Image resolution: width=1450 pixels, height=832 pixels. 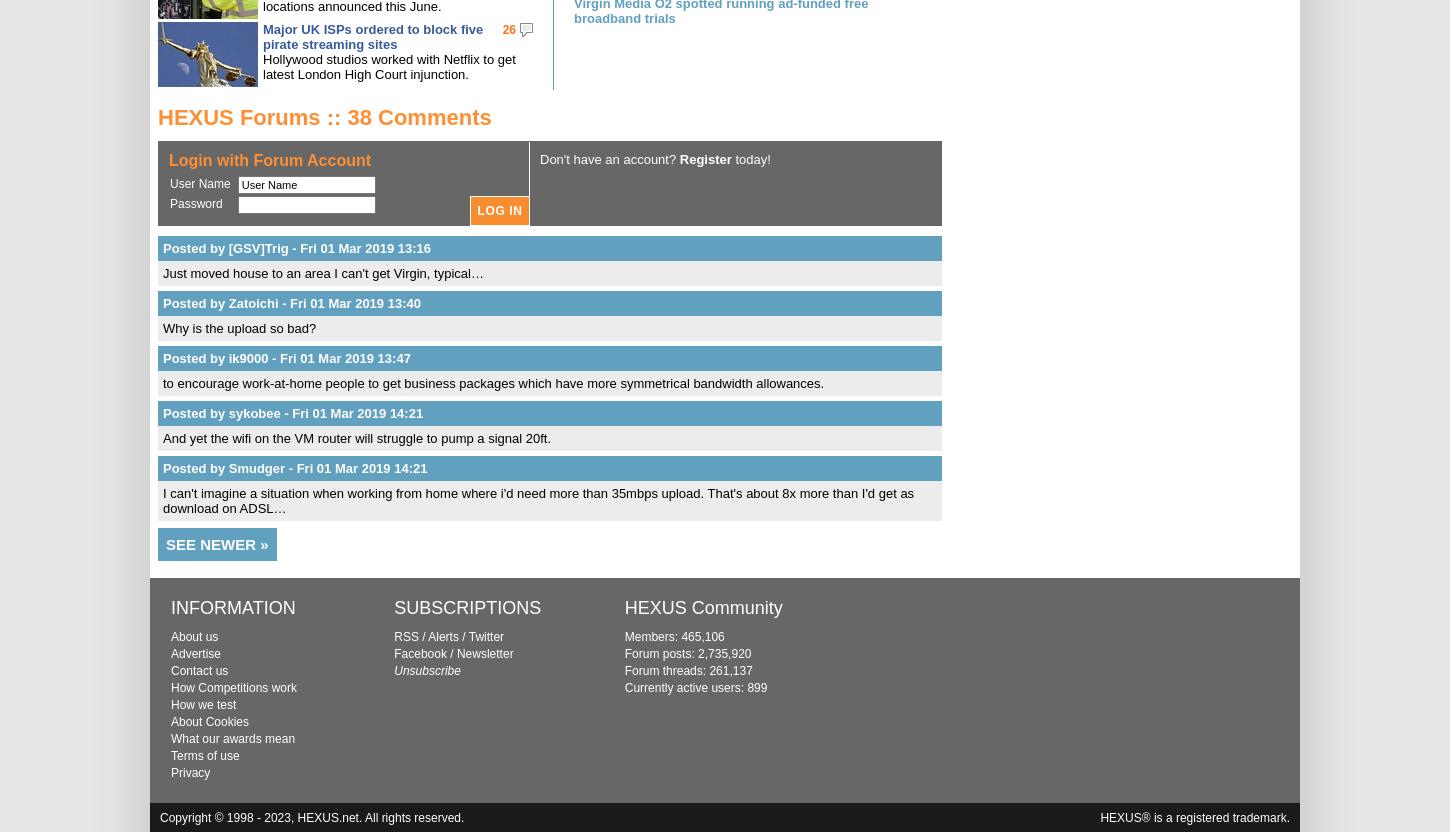 I want to click on 'Copyright © 1998 - 2023, HEXUS.net. All rights reserved.', so click(x=312, y=817).